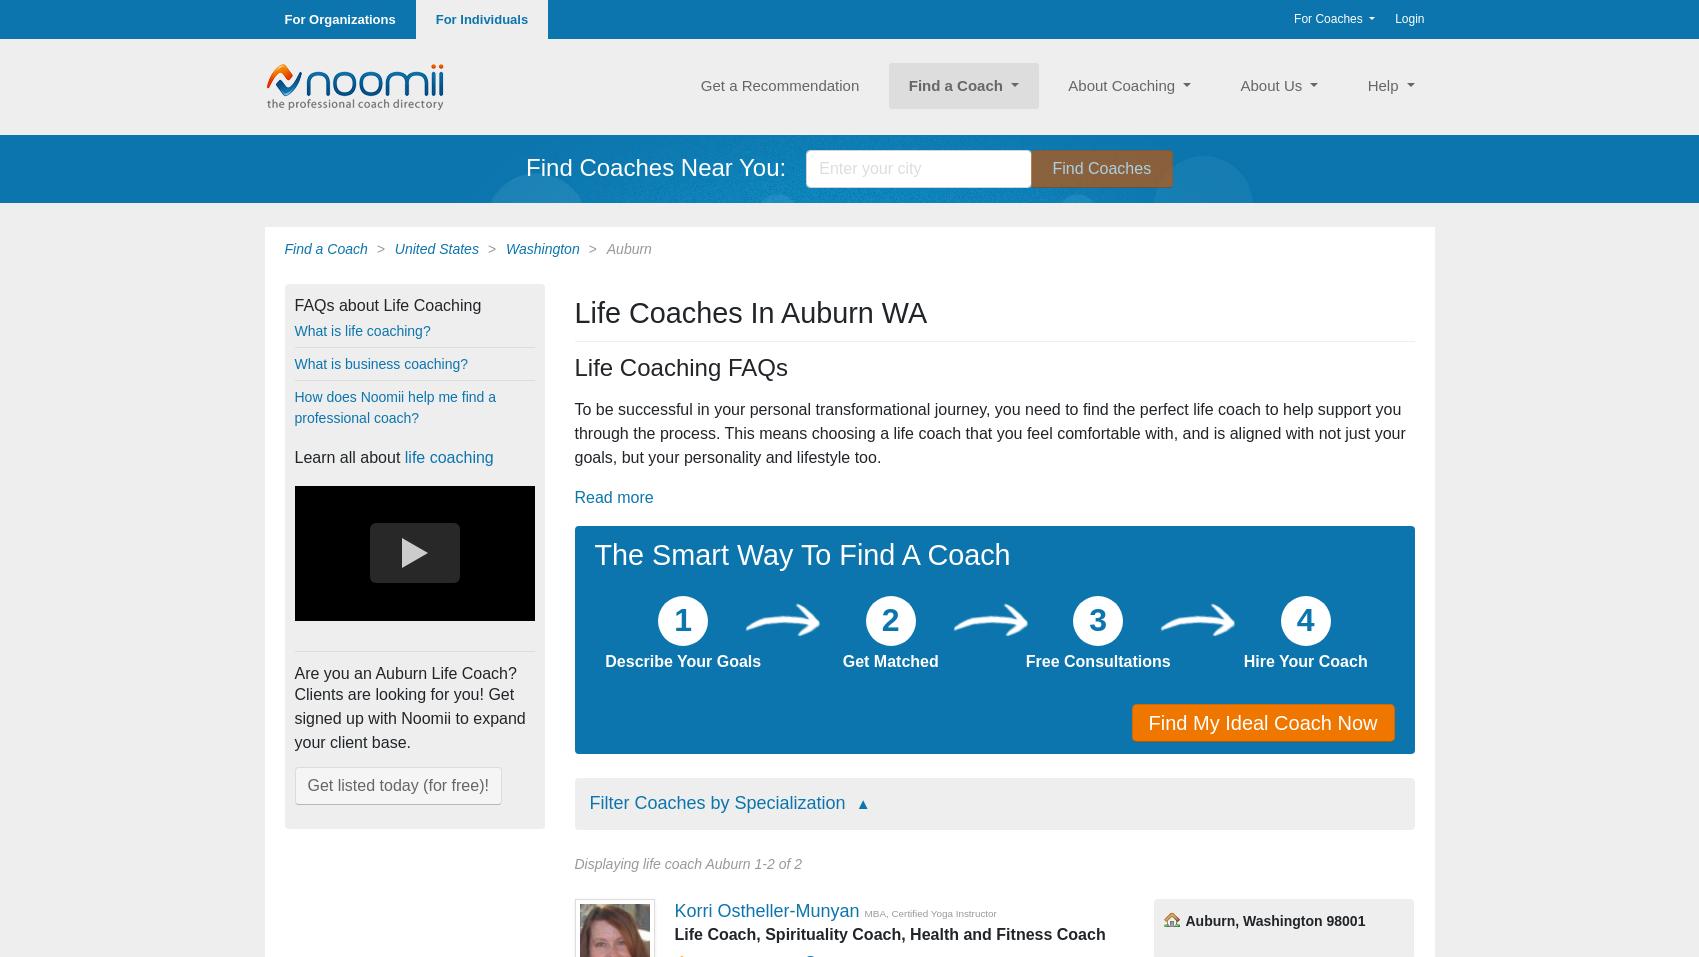 This screenshot has height=957, width=1699. Describe the element at coordinates (1252, 664) in the screenshot. I see `'Life Coach Auburn WA'` at that location.